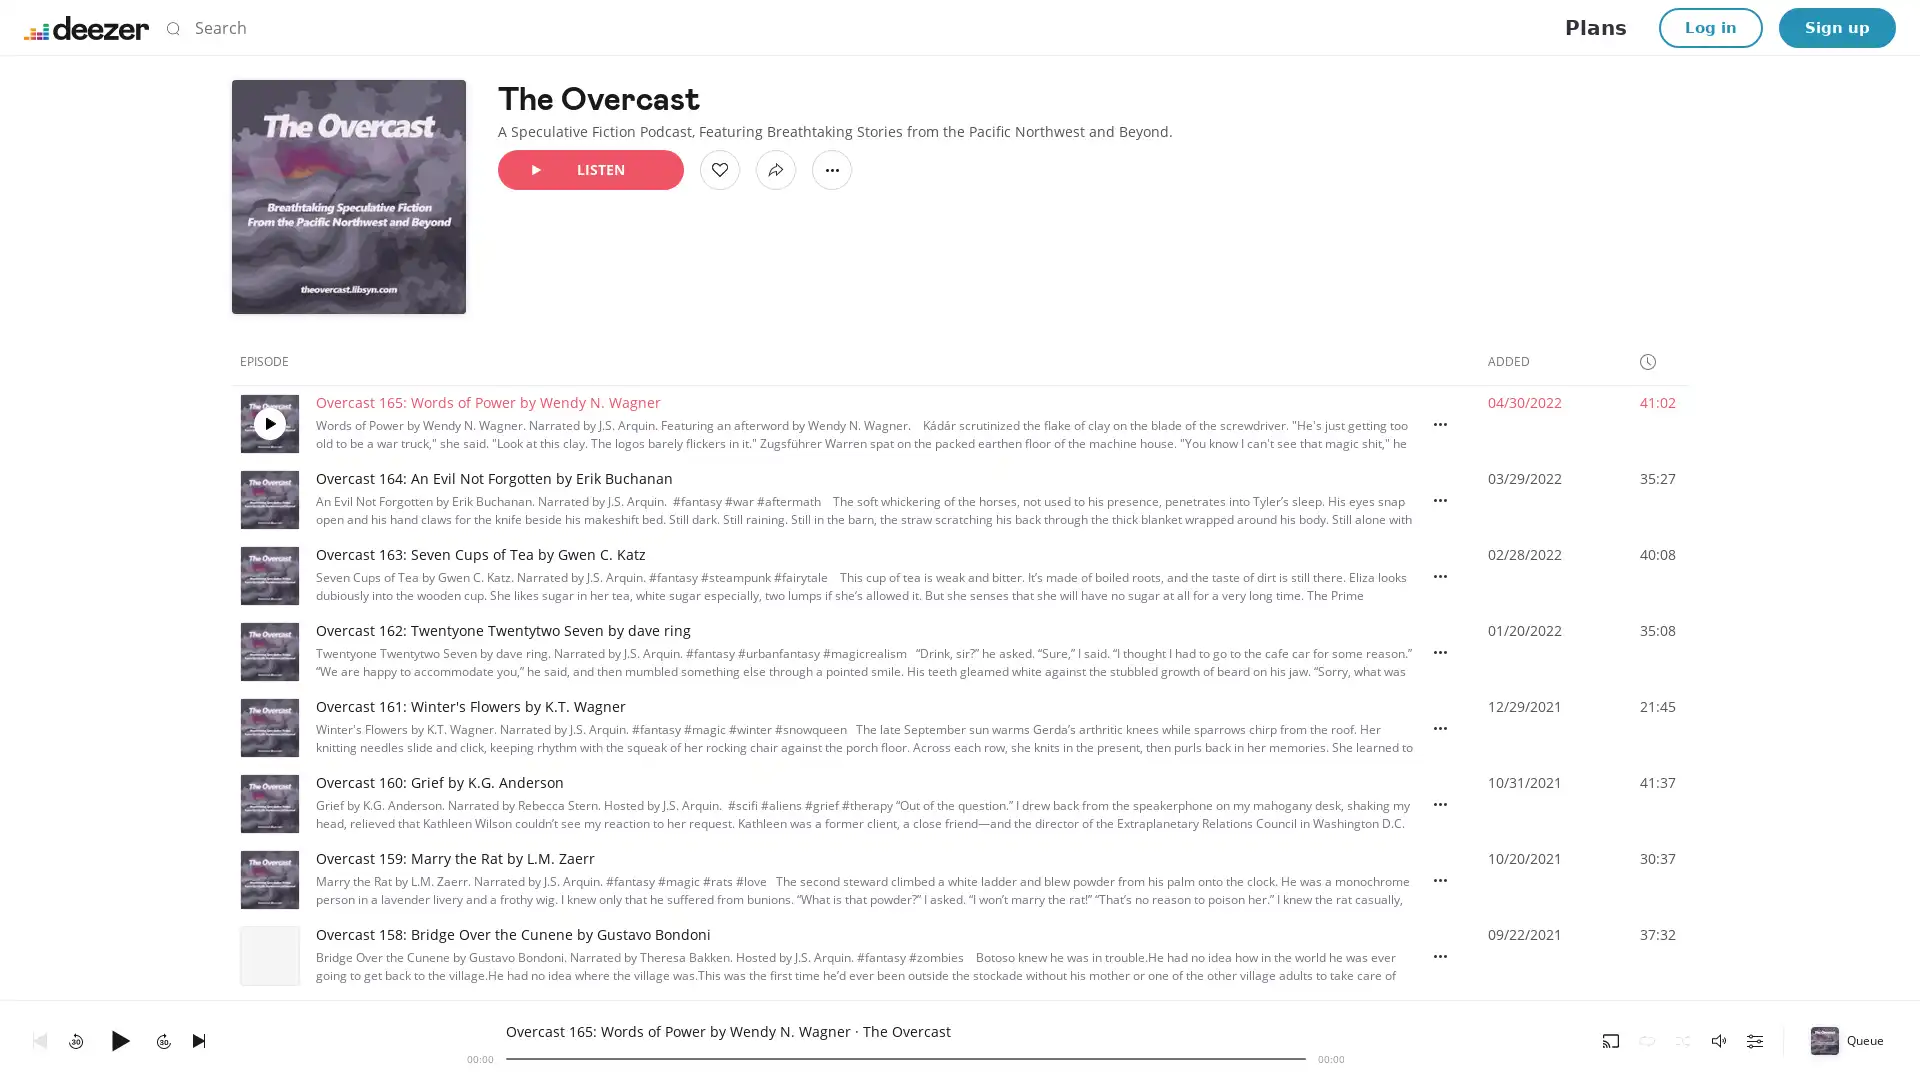 This screenshot has width=1920, height=1080. I want to click on Skip ahead 30 seconds, so click(163, 1039).